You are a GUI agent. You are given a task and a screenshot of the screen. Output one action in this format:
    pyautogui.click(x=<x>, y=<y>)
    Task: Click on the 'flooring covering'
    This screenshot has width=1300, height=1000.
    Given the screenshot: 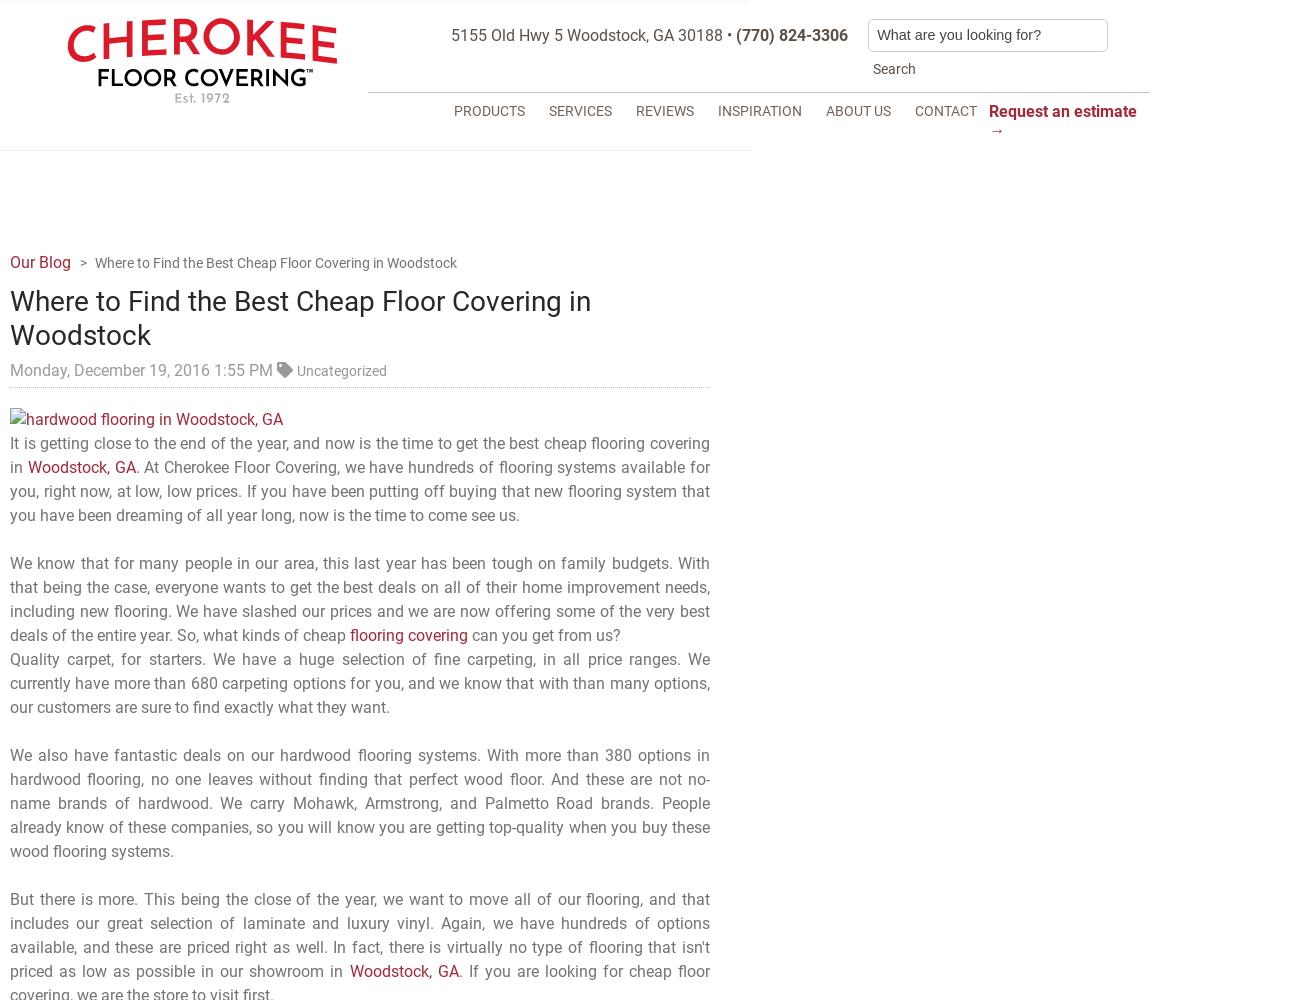 What is the action you would take?
    pyautogui.click(x=408, y=635)
    